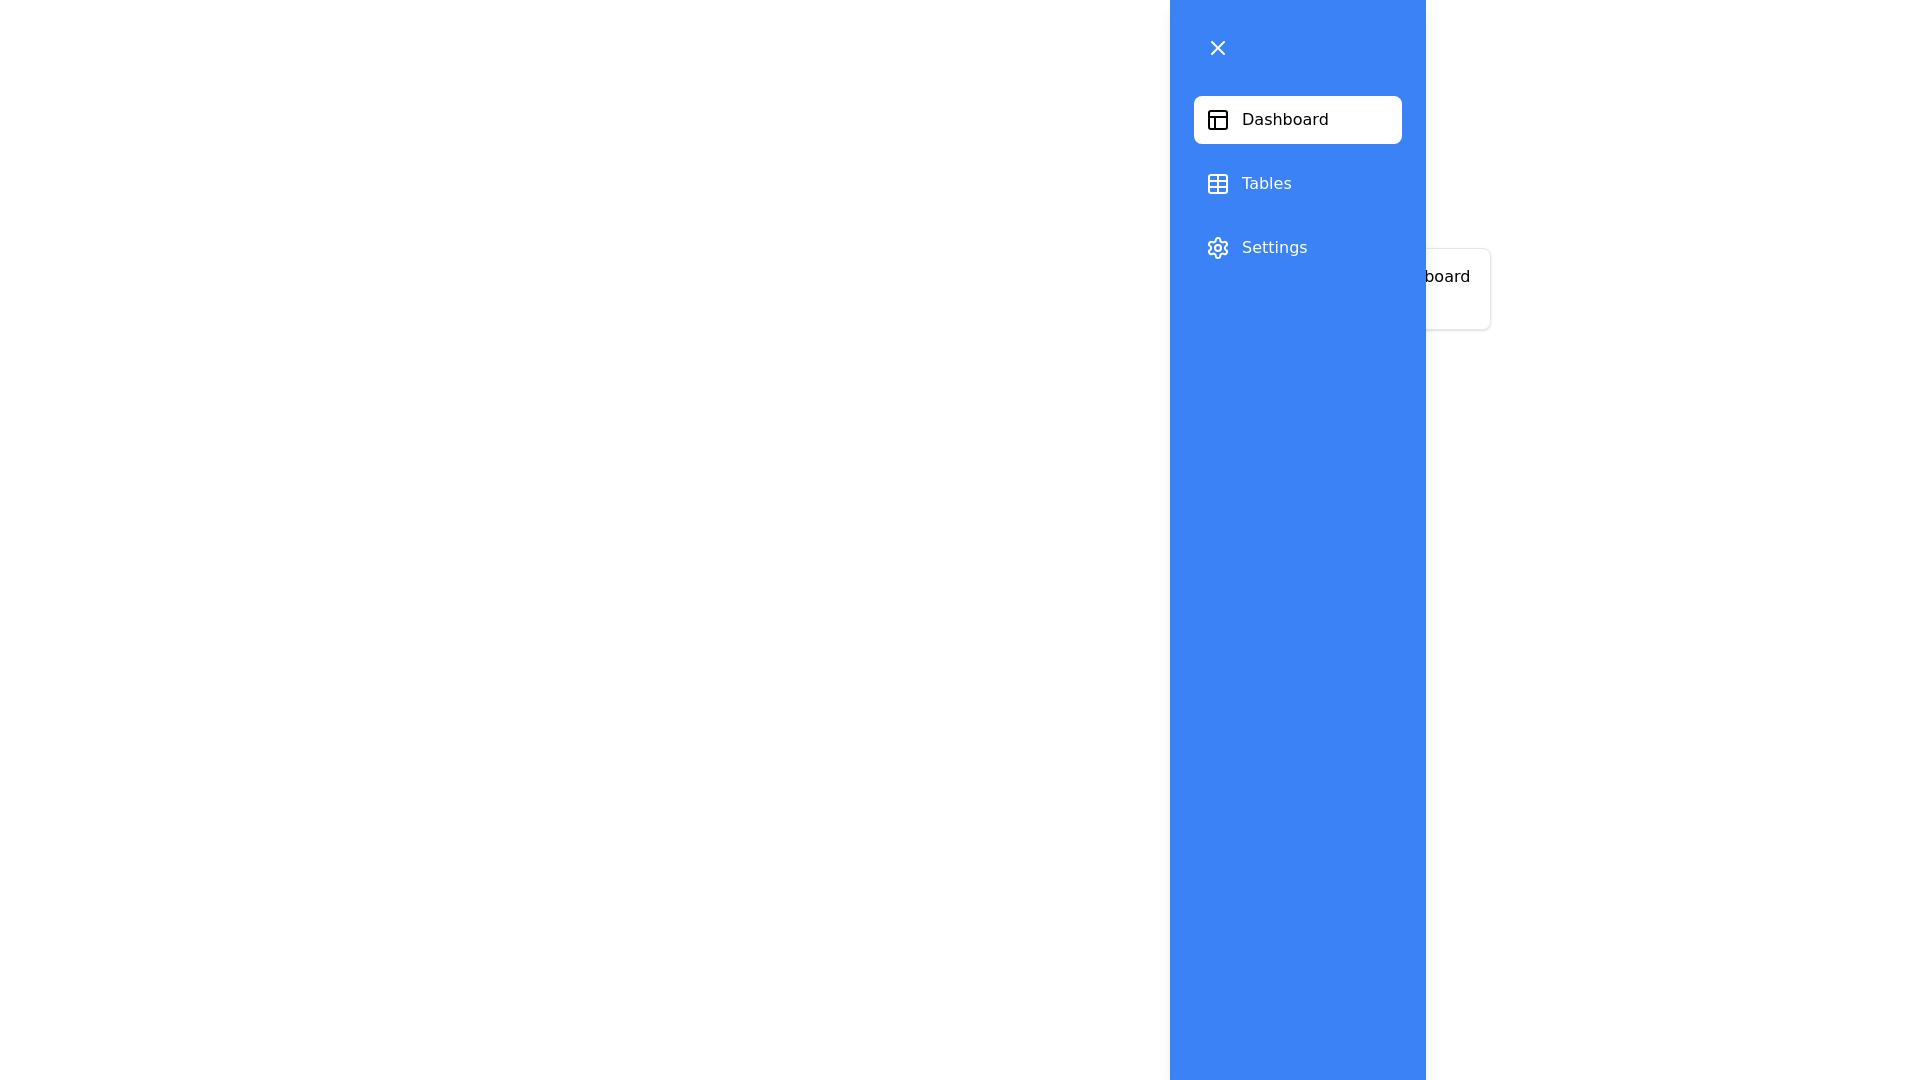  I want to click on the button at the top of the drawer to toggle its state, so click(1297, 46).